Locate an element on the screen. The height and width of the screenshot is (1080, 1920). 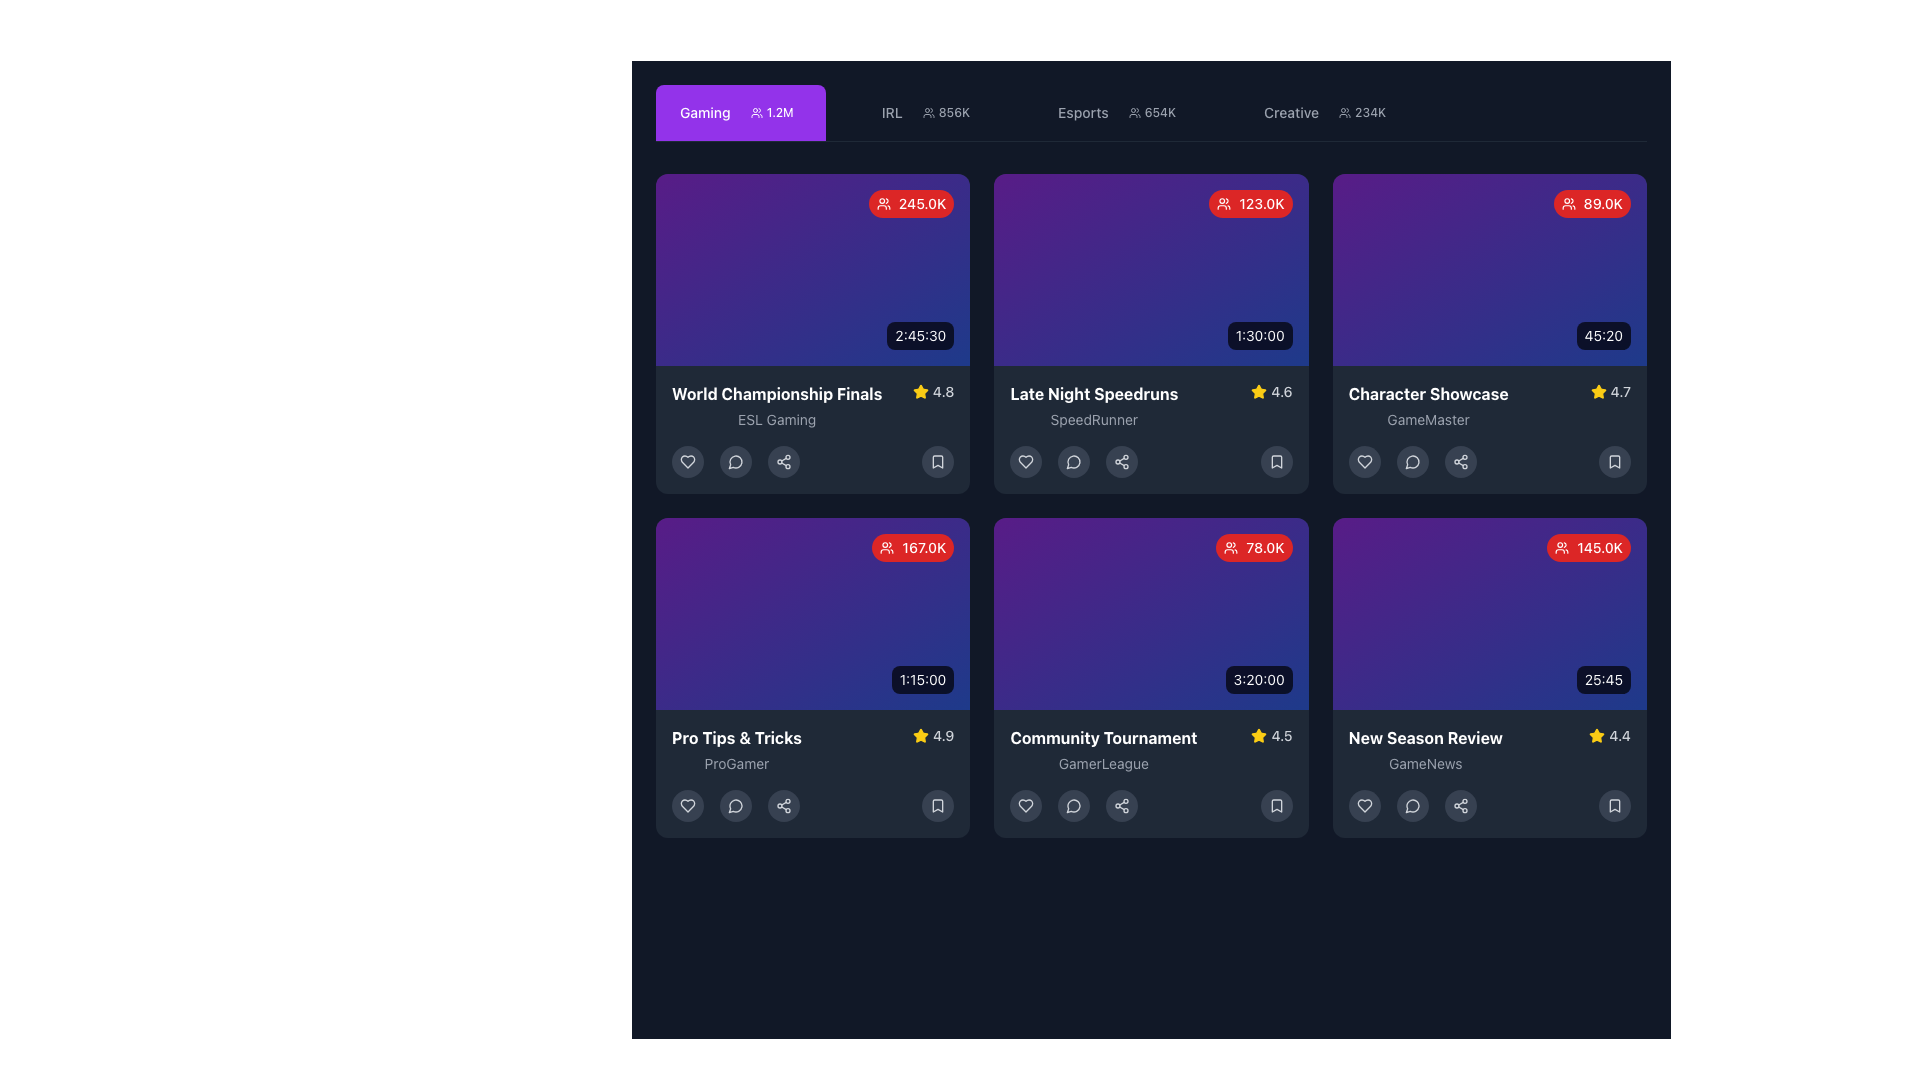
the bold text label element containing the phrase 'Pro Tips & Tricks', which is positioned above the smaller text 'ProGamer' within a card in the bottom left of a grid layout is located at coordinates (735, 737).